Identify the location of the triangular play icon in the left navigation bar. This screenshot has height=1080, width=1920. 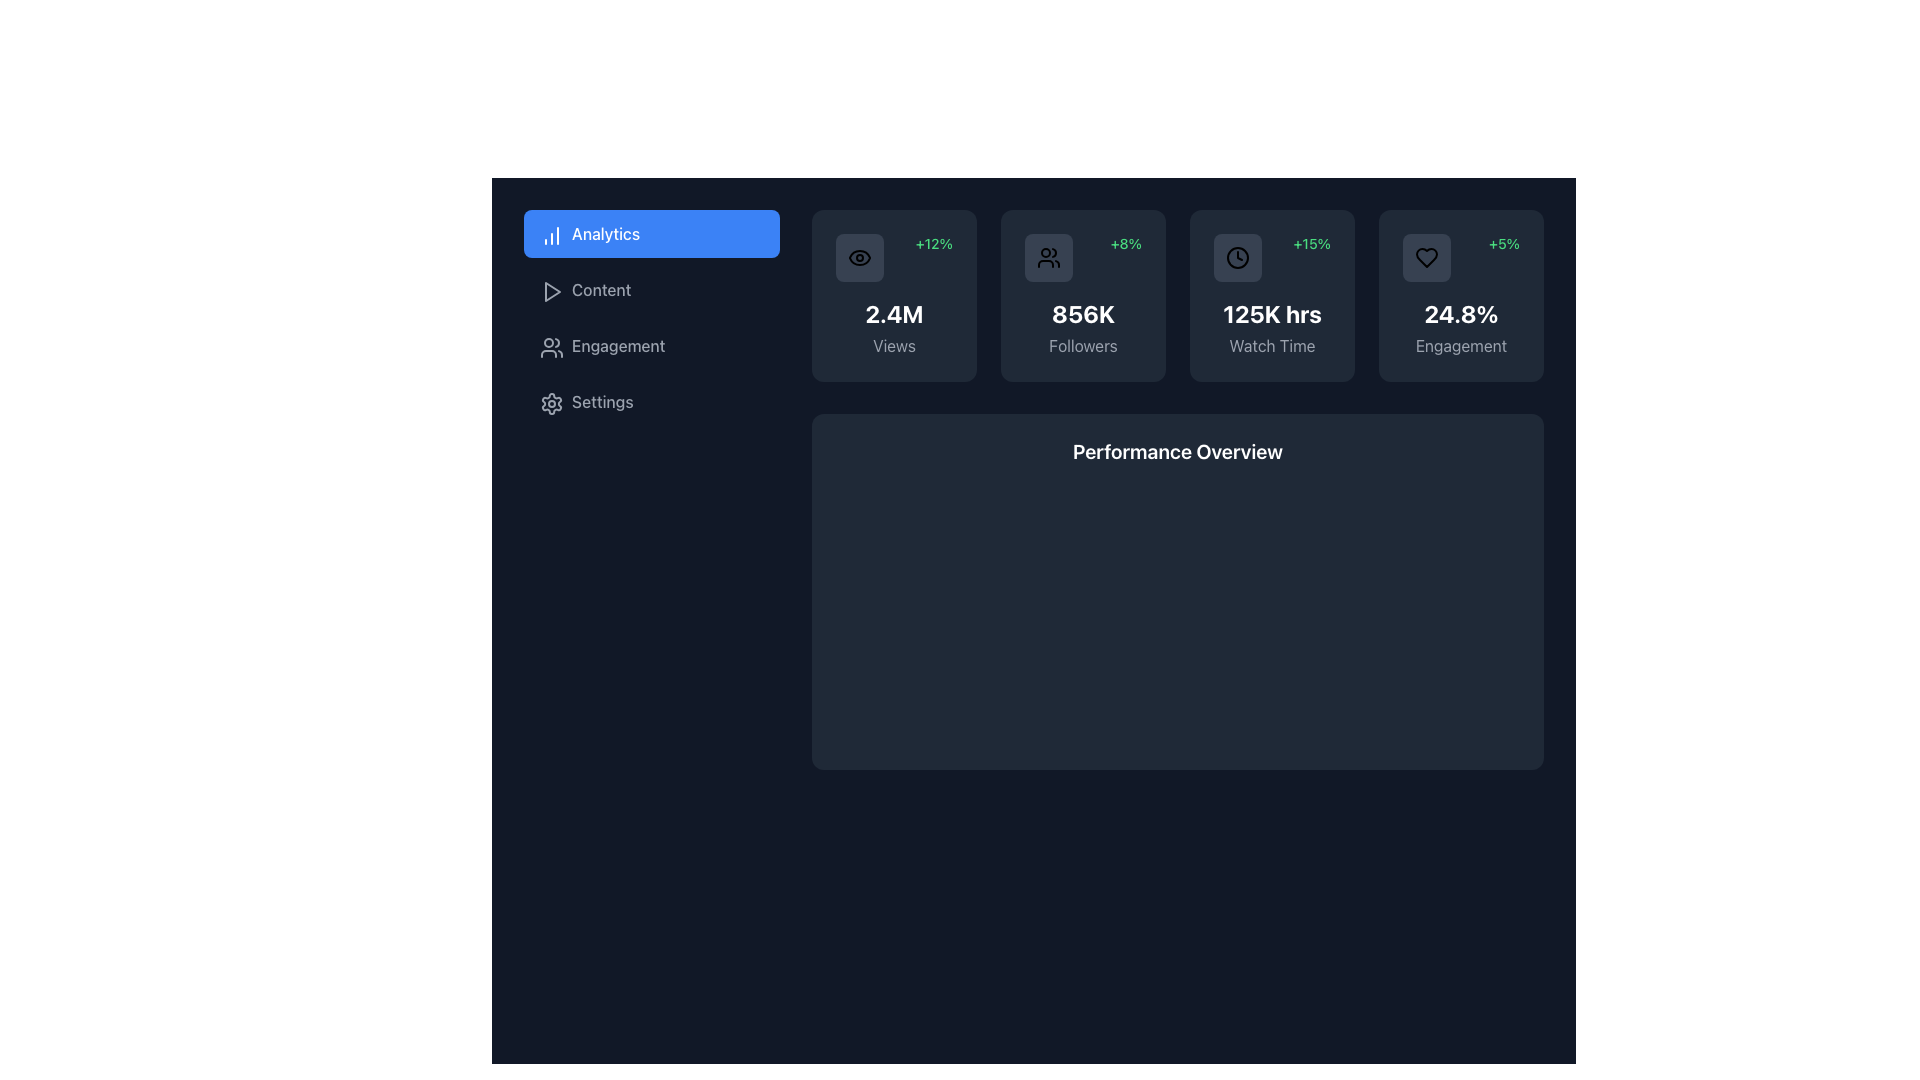
(552, 292).